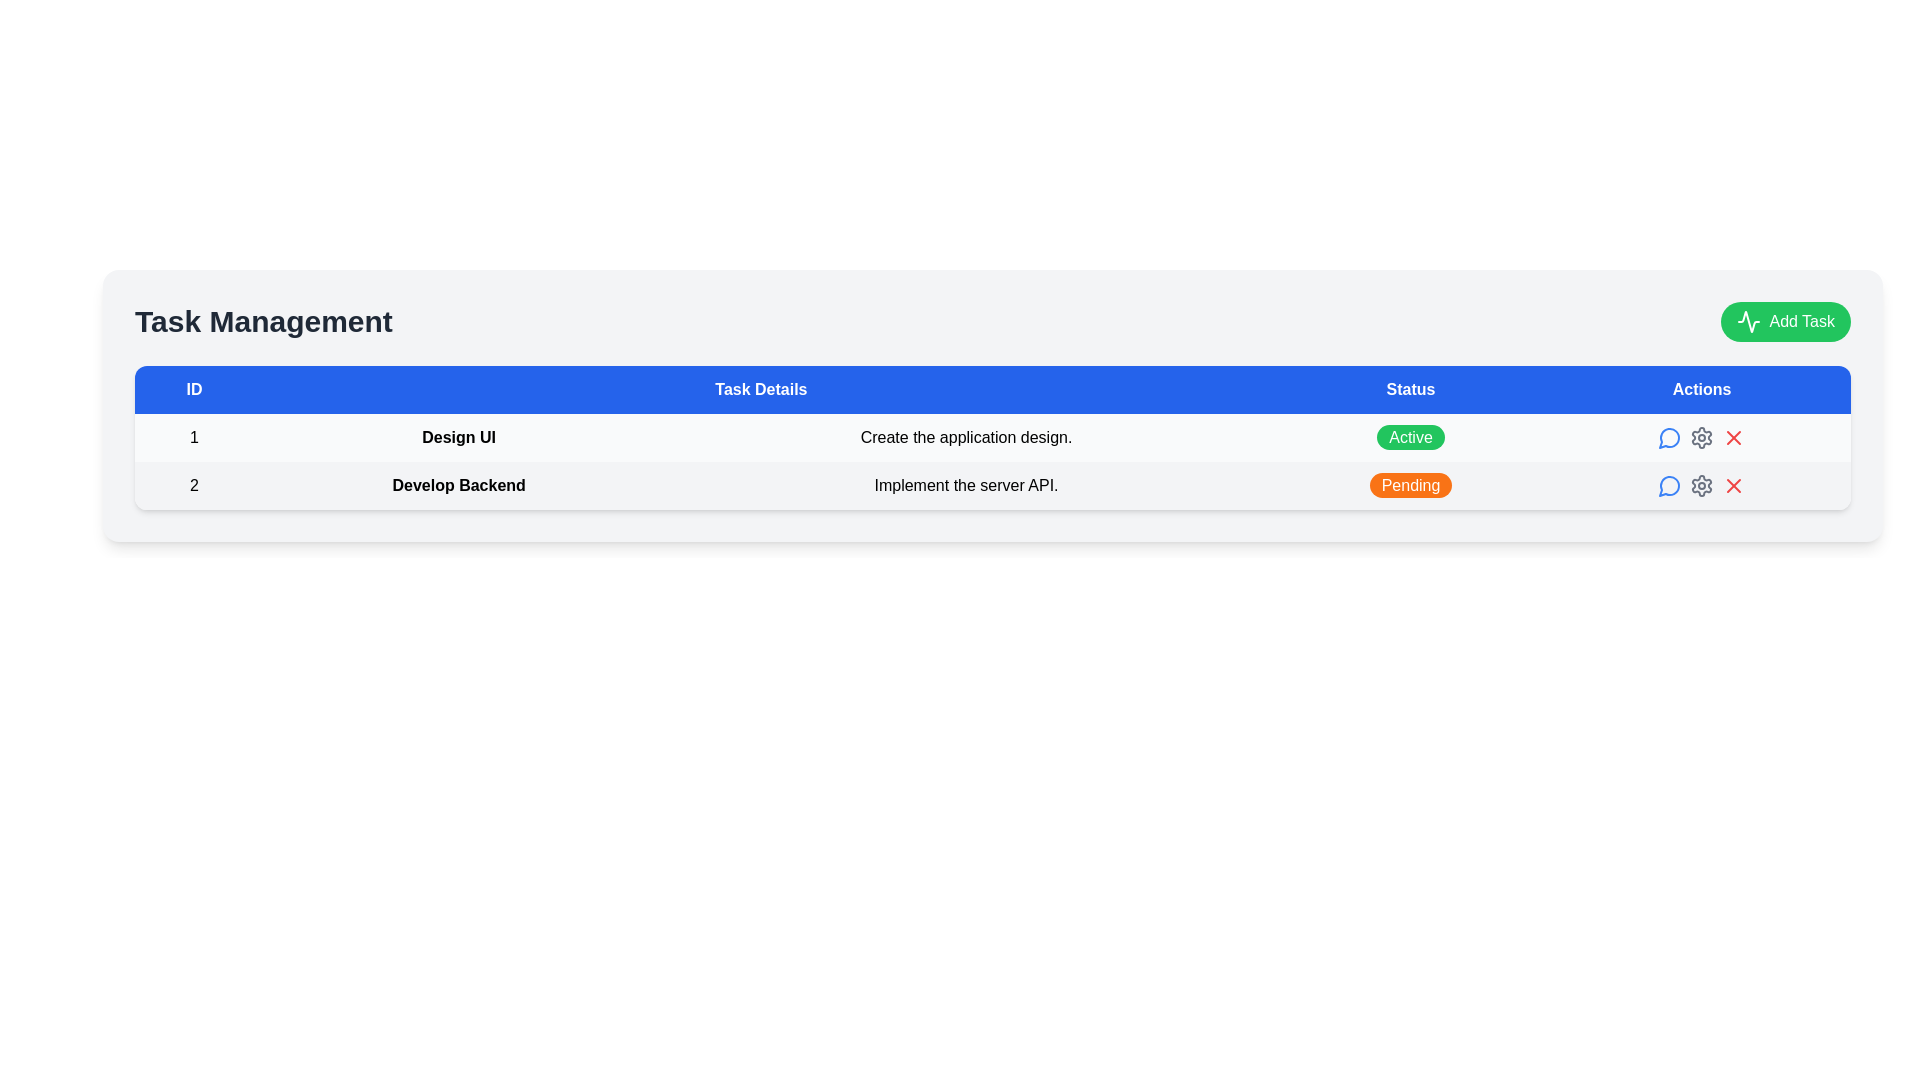  I want to click on the status of the 'Pending' status indicator tag, which is a pill-shaped label with an orange background and white bold text, located in the second row of the 'Status' column in the task management interface, so click(1410, 485).